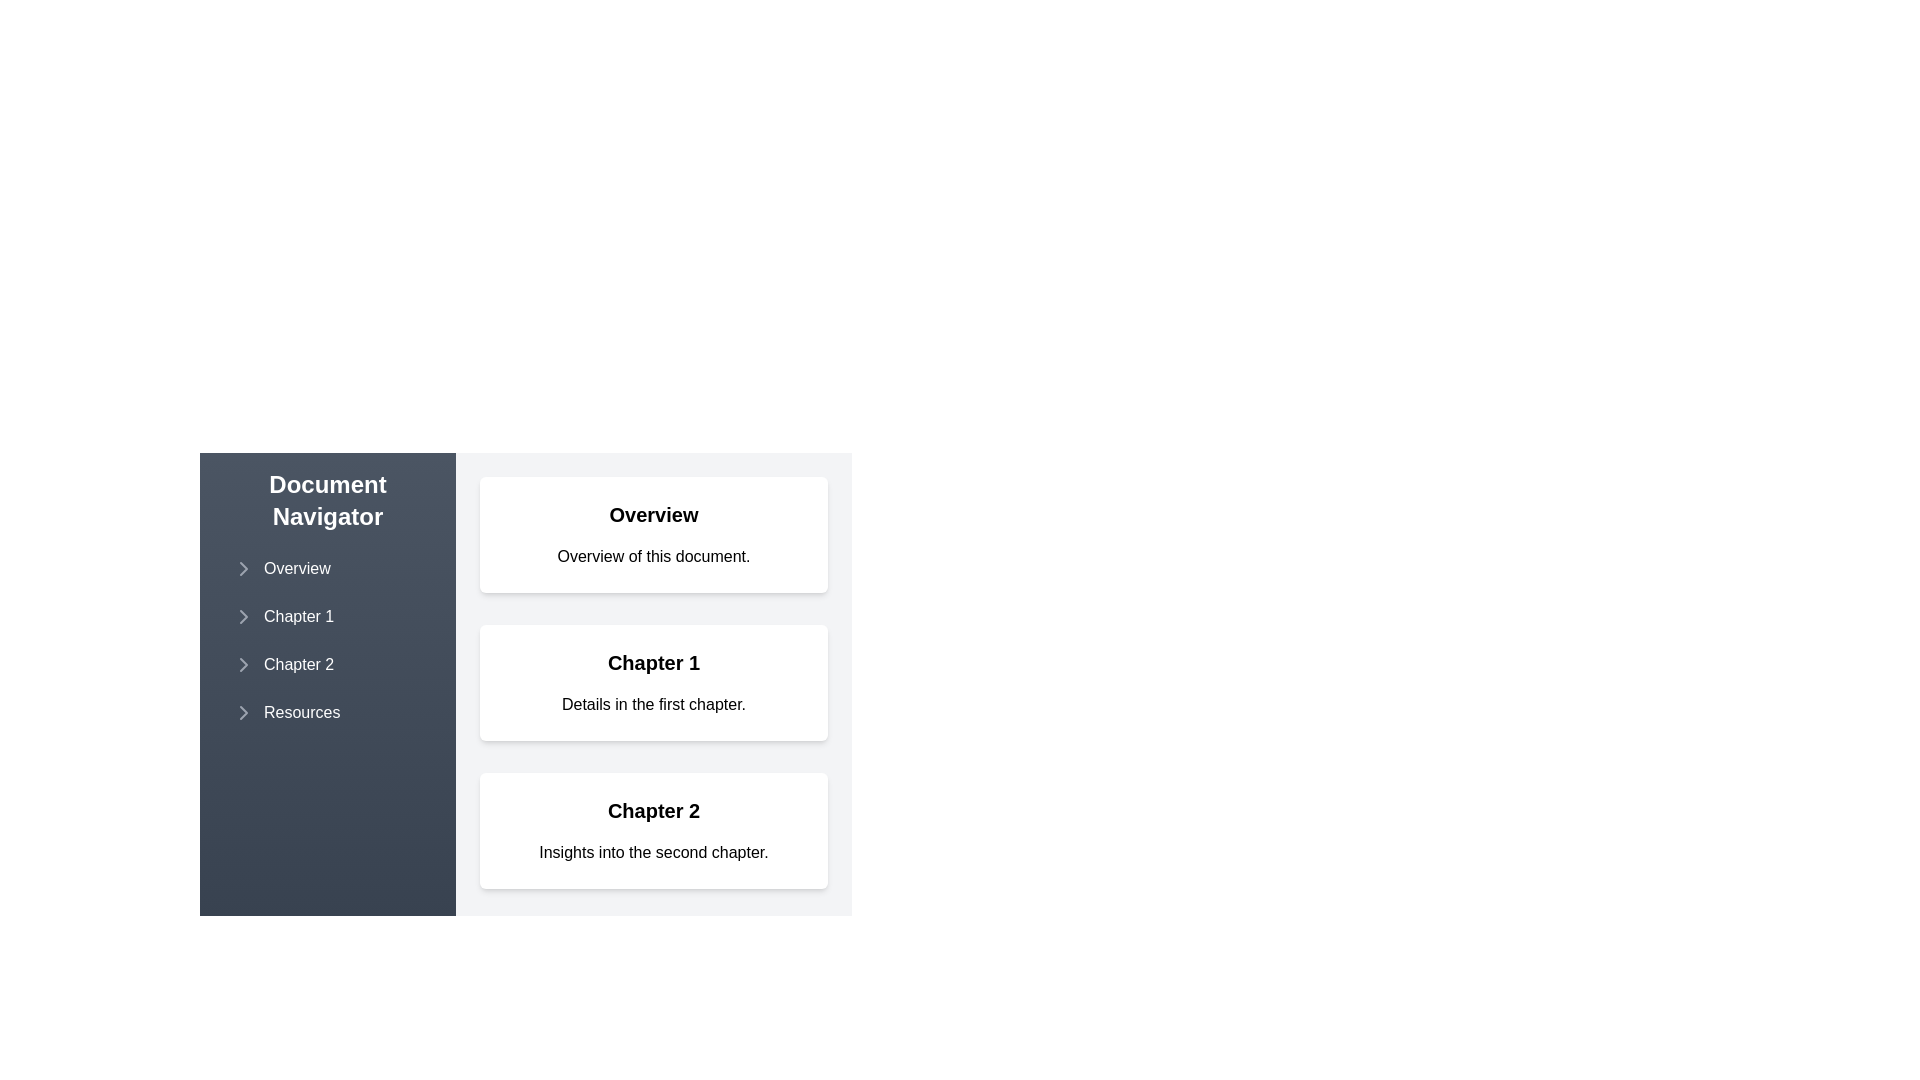 The image size is (1920, 1080). Describe the element at coordinates (327, 712) in the screenshot. I see `the fourth button in the 'Document Navigator' section` at that location.